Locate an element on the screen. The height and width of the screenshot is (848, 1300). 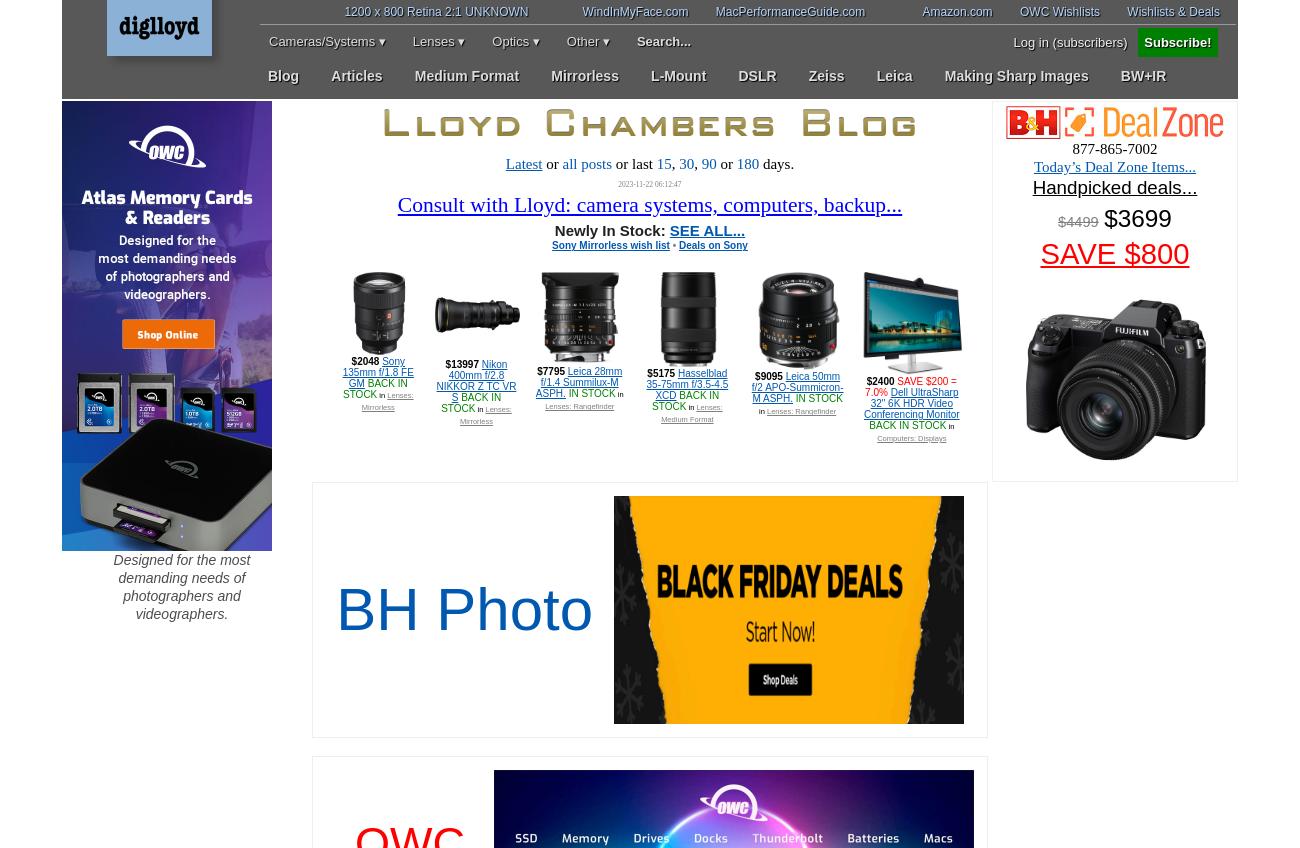
'Consult with Lloyd: camera systems, computers, backup...' is located at coordinates (649, 204).